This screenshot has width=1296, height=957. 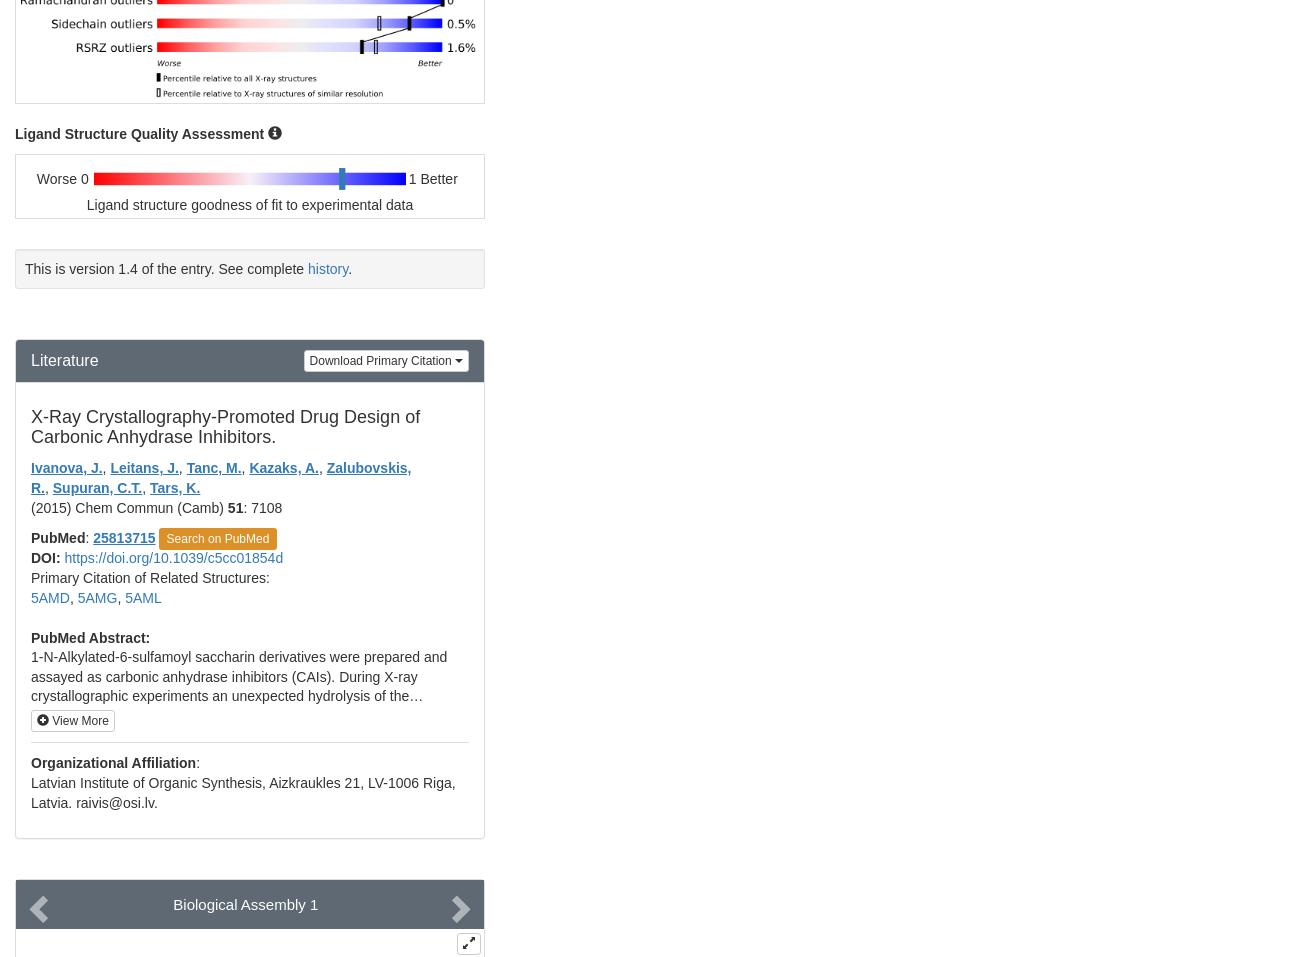 What do you see at coordinates (237, 705) in the screenshot?
I see `'1-N-Alkylated-6-sulfamoyl saccharin derivatives were prepared and assayed as carbonic anhydrase inhibitors (CAIs). During X-ray crystallographic experiments an unexpected hydrolysis of the isothiazole ring was evidenced which allowed us to prepare highly potent enzyme inhibitors with selectivity for some isoforms with medical applications.'` at bounding box center [237, 705].